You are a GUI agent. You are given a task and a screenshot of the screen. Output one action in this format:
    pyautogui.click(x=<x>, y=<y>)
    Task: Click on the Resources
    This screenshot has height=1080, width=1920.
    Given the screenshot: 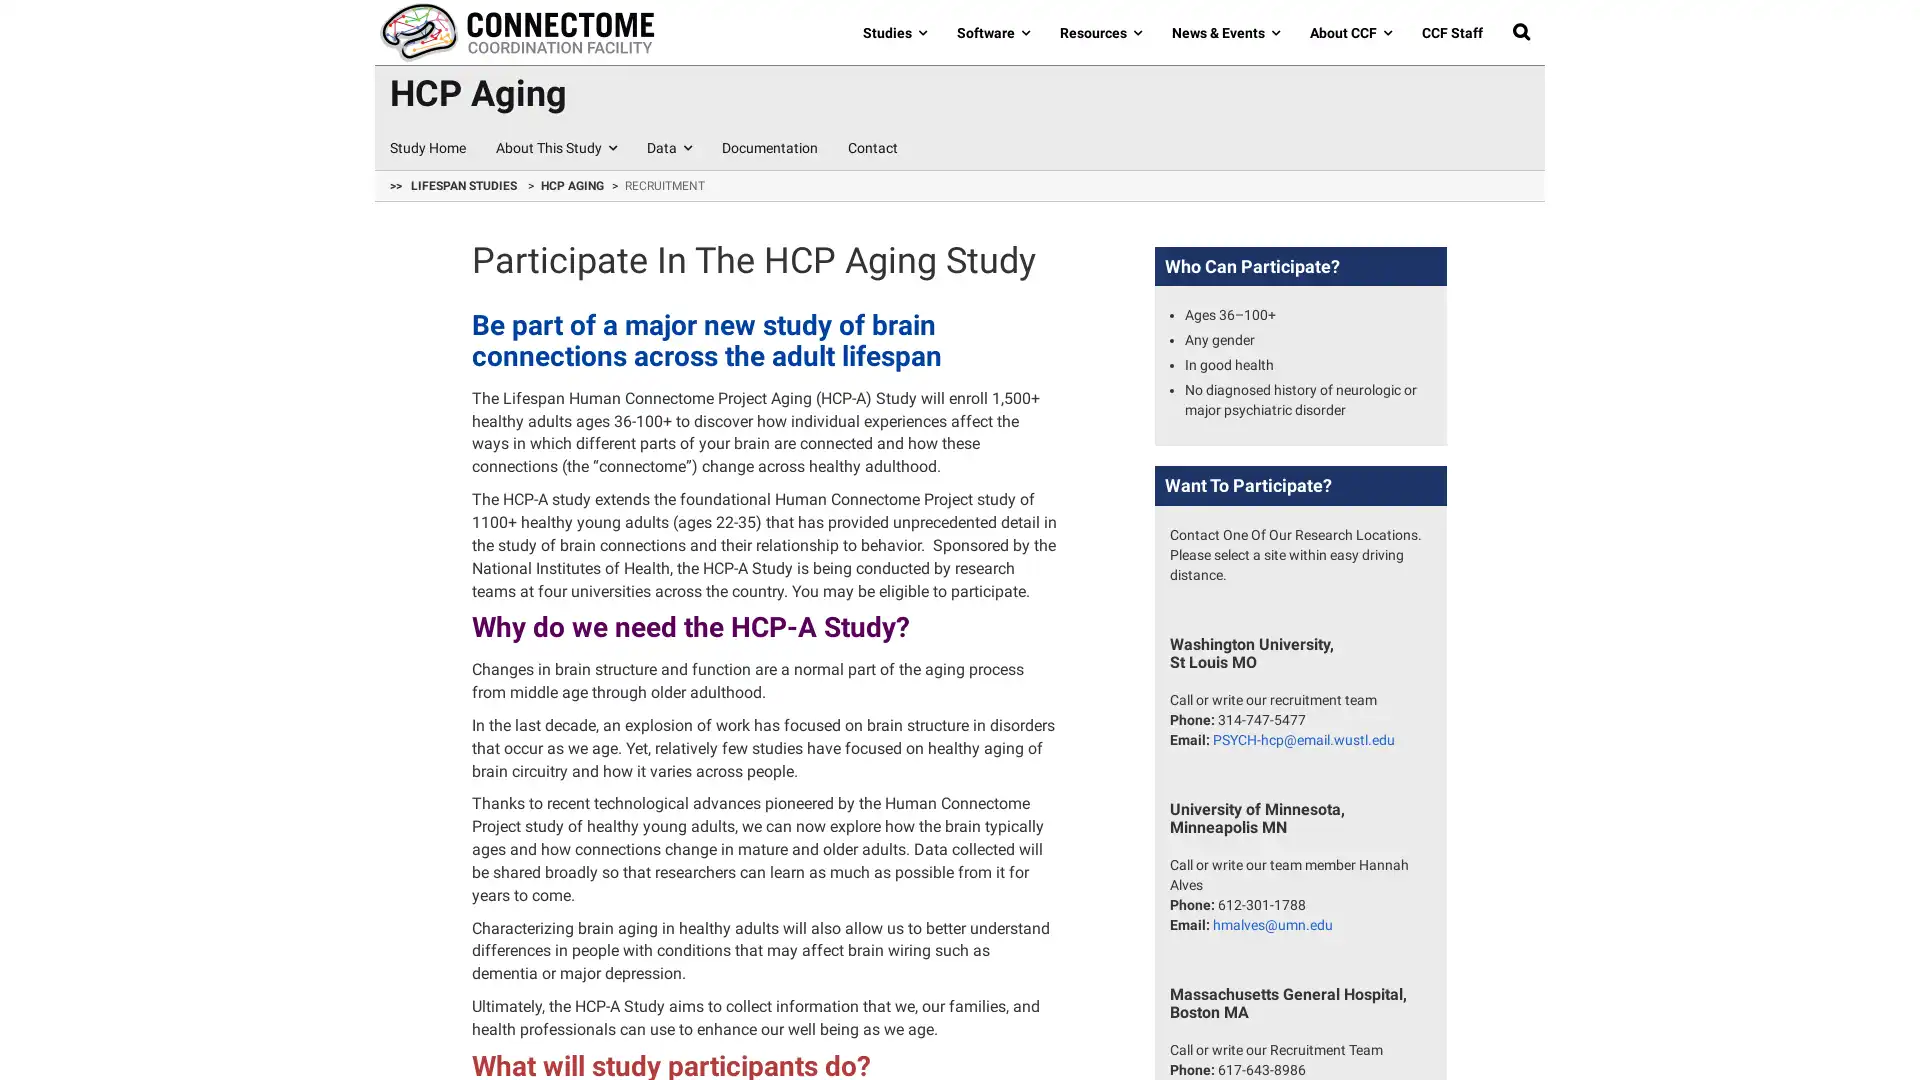 What is the action you would take?
    pyautogui.click(x=1099, y=38)
    